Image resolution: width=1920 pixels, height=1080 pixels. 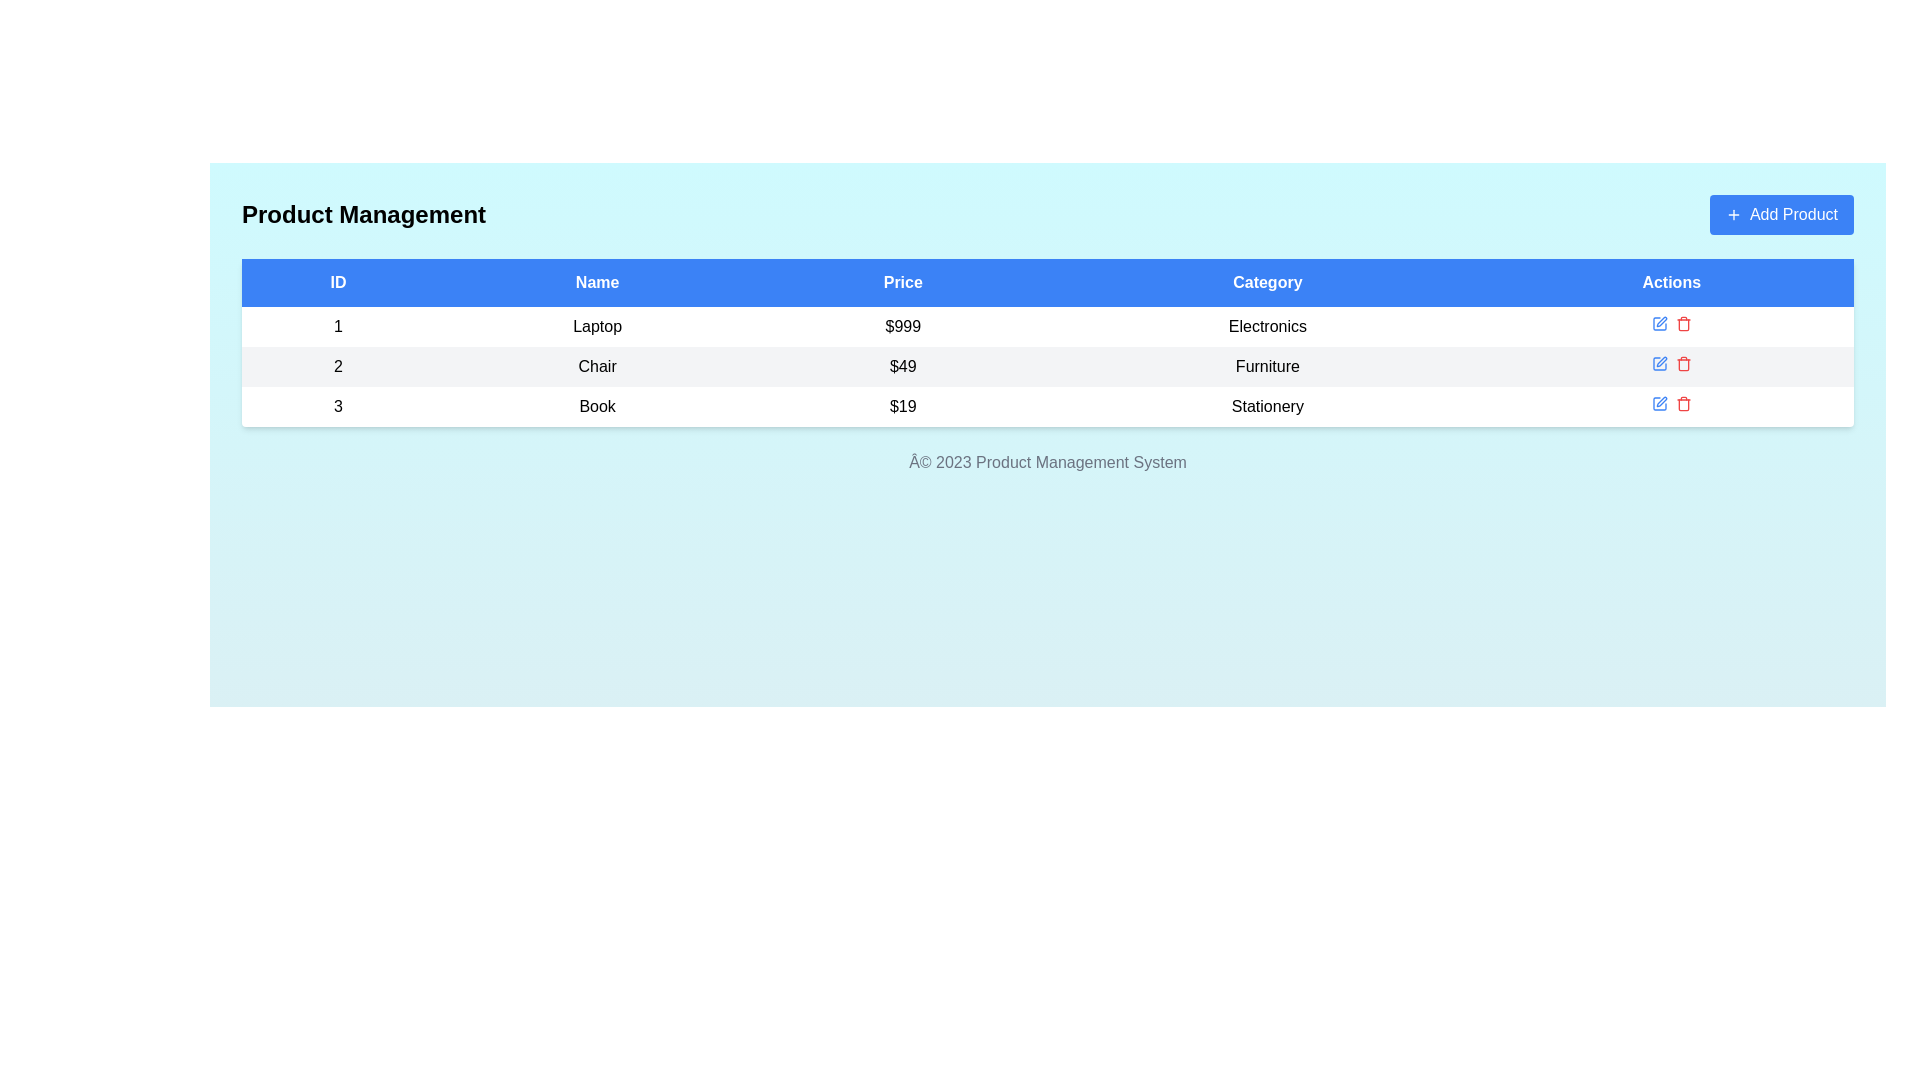 What do you see at coordinates (1682, 404) in the screenshot?
I see `the delete button styled as an icon located in the 'Actions' column of the bottom row of the table to observe potential styling changes` at bounding box center [1682, 404].